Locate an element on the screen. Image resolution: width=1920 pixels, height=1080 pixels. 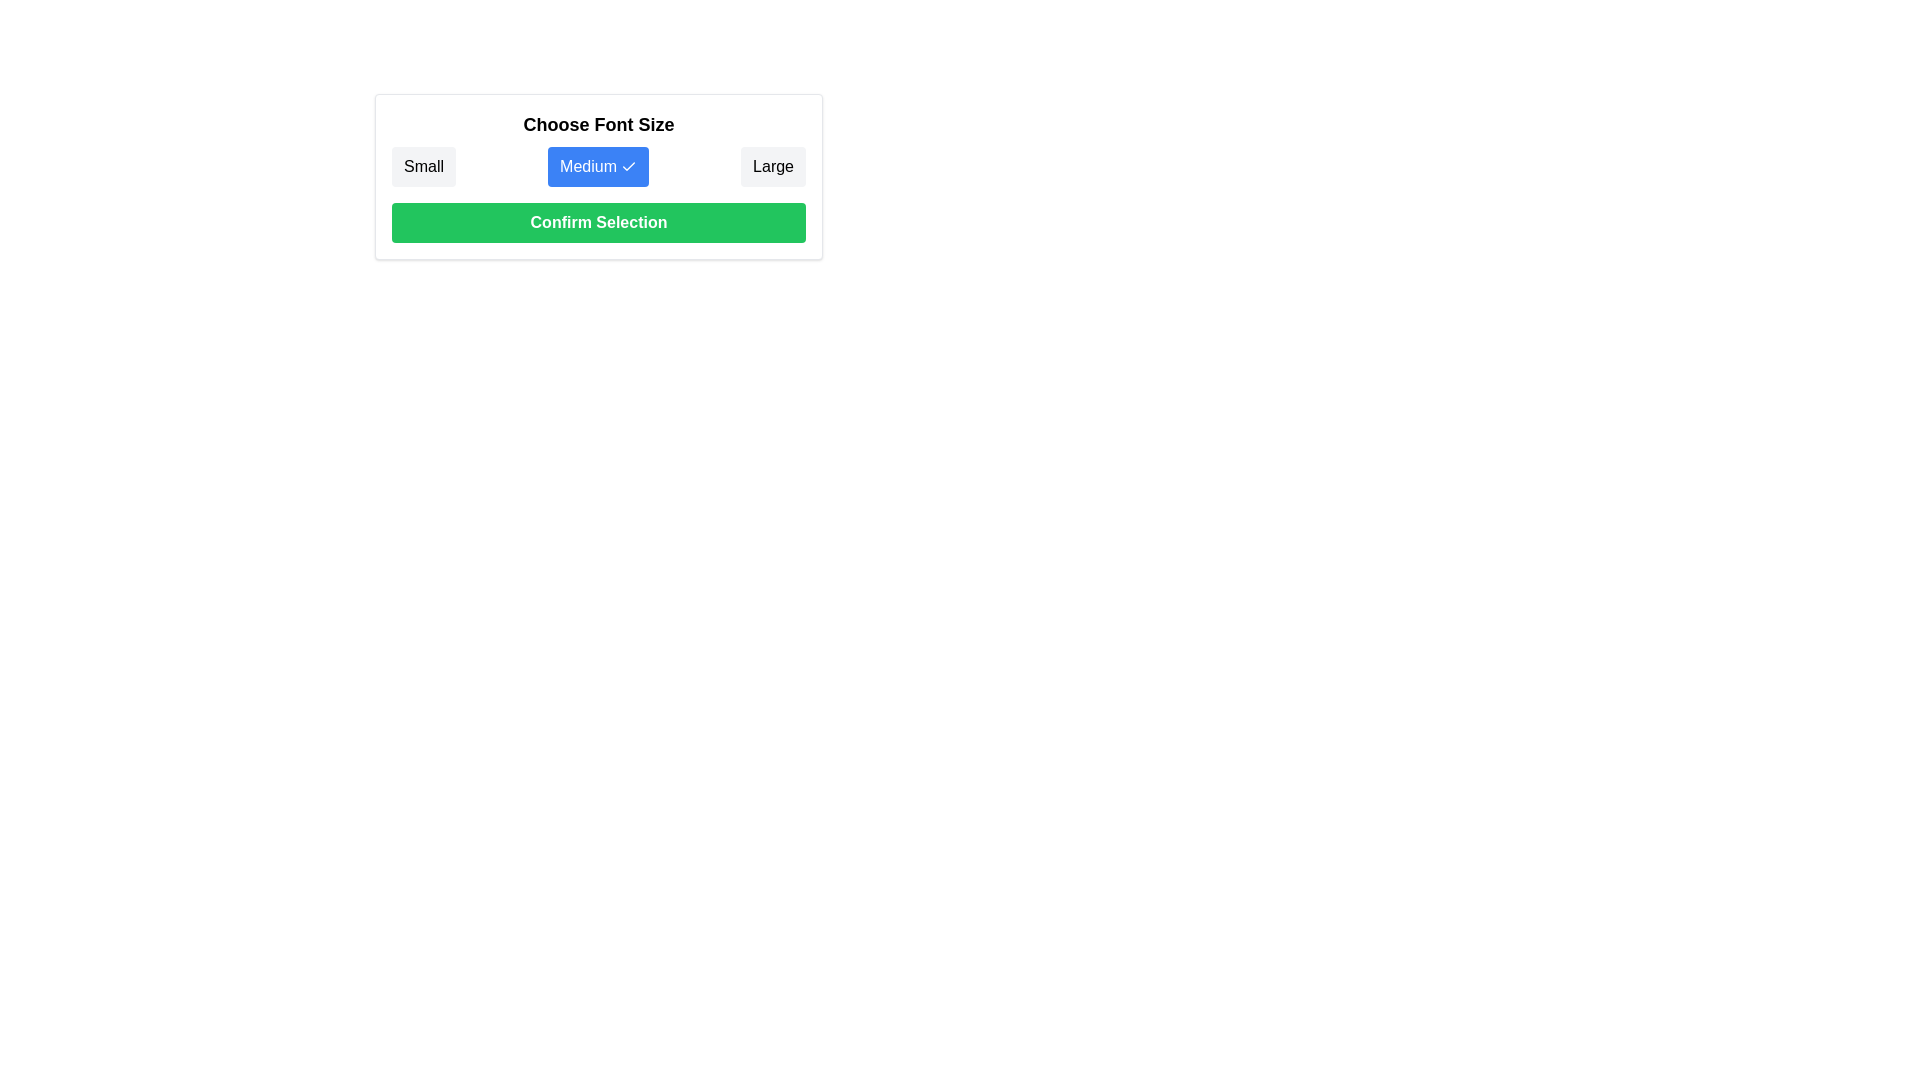
the button labeled 'Medium' which has a blue background and white text, positioned between 'Small' and 'Large' is located at coordinates (597, 165).